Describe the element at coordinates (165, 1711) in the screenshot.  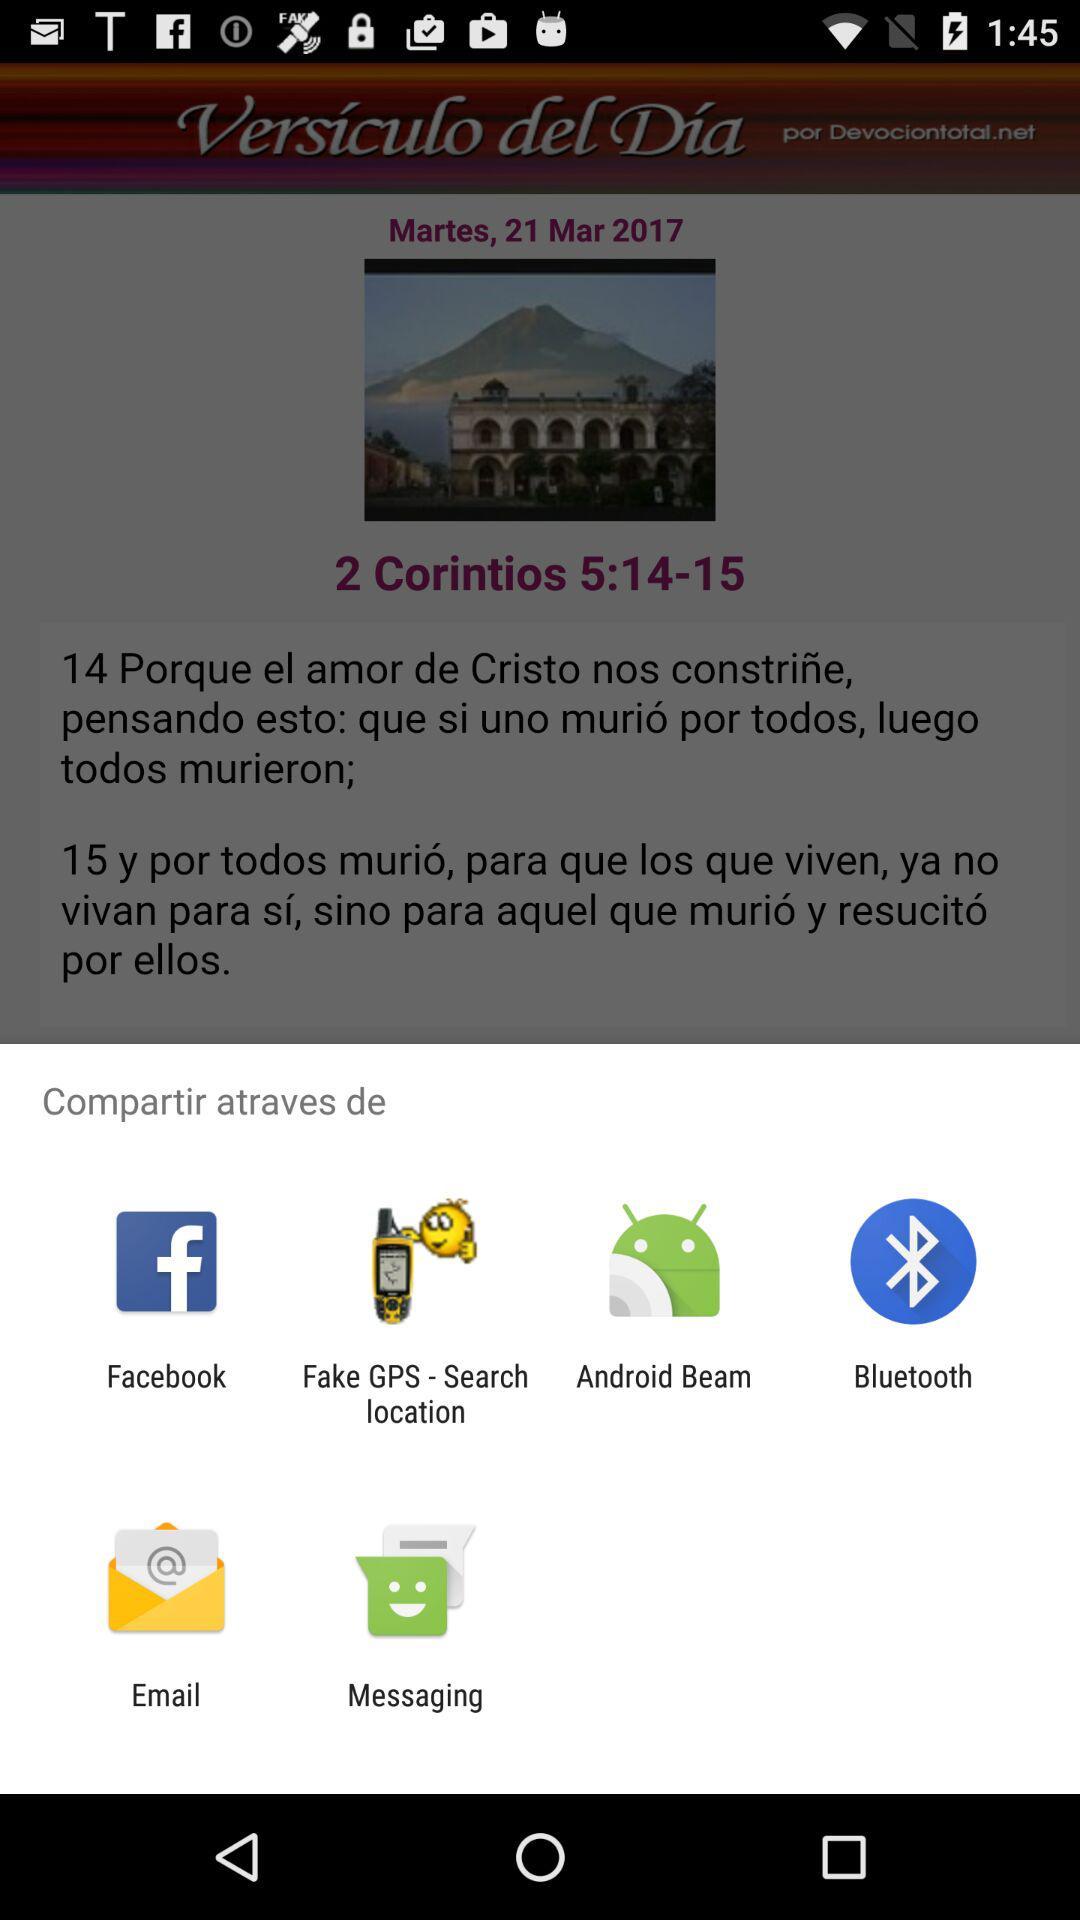
I see `the email icon` at that location.